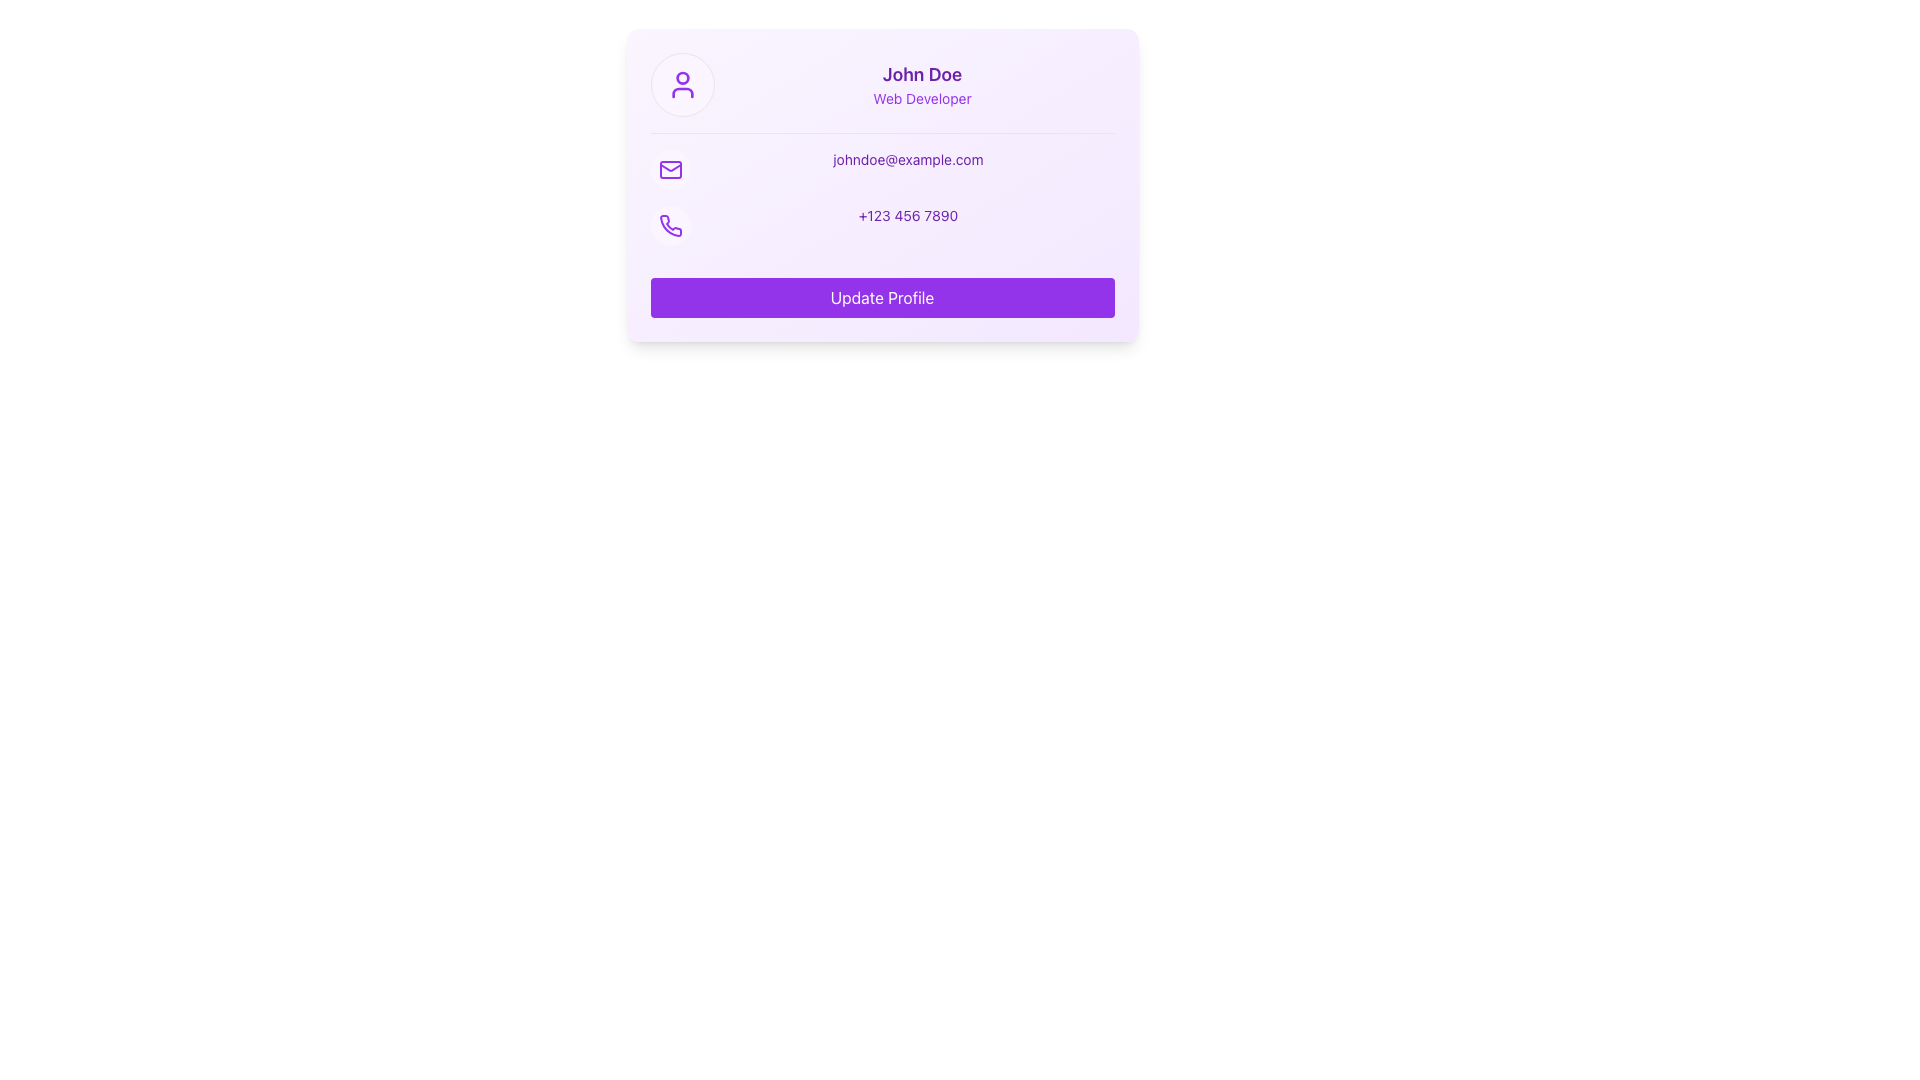 The width and height of the screenshot is (1920, 1080). What do you see at coordinates (682, 83) in the screenshot?
I see `the user profile icon located at the top of the profile card, above the text labeled 'John Doe'` at bounding box center [682, 83].